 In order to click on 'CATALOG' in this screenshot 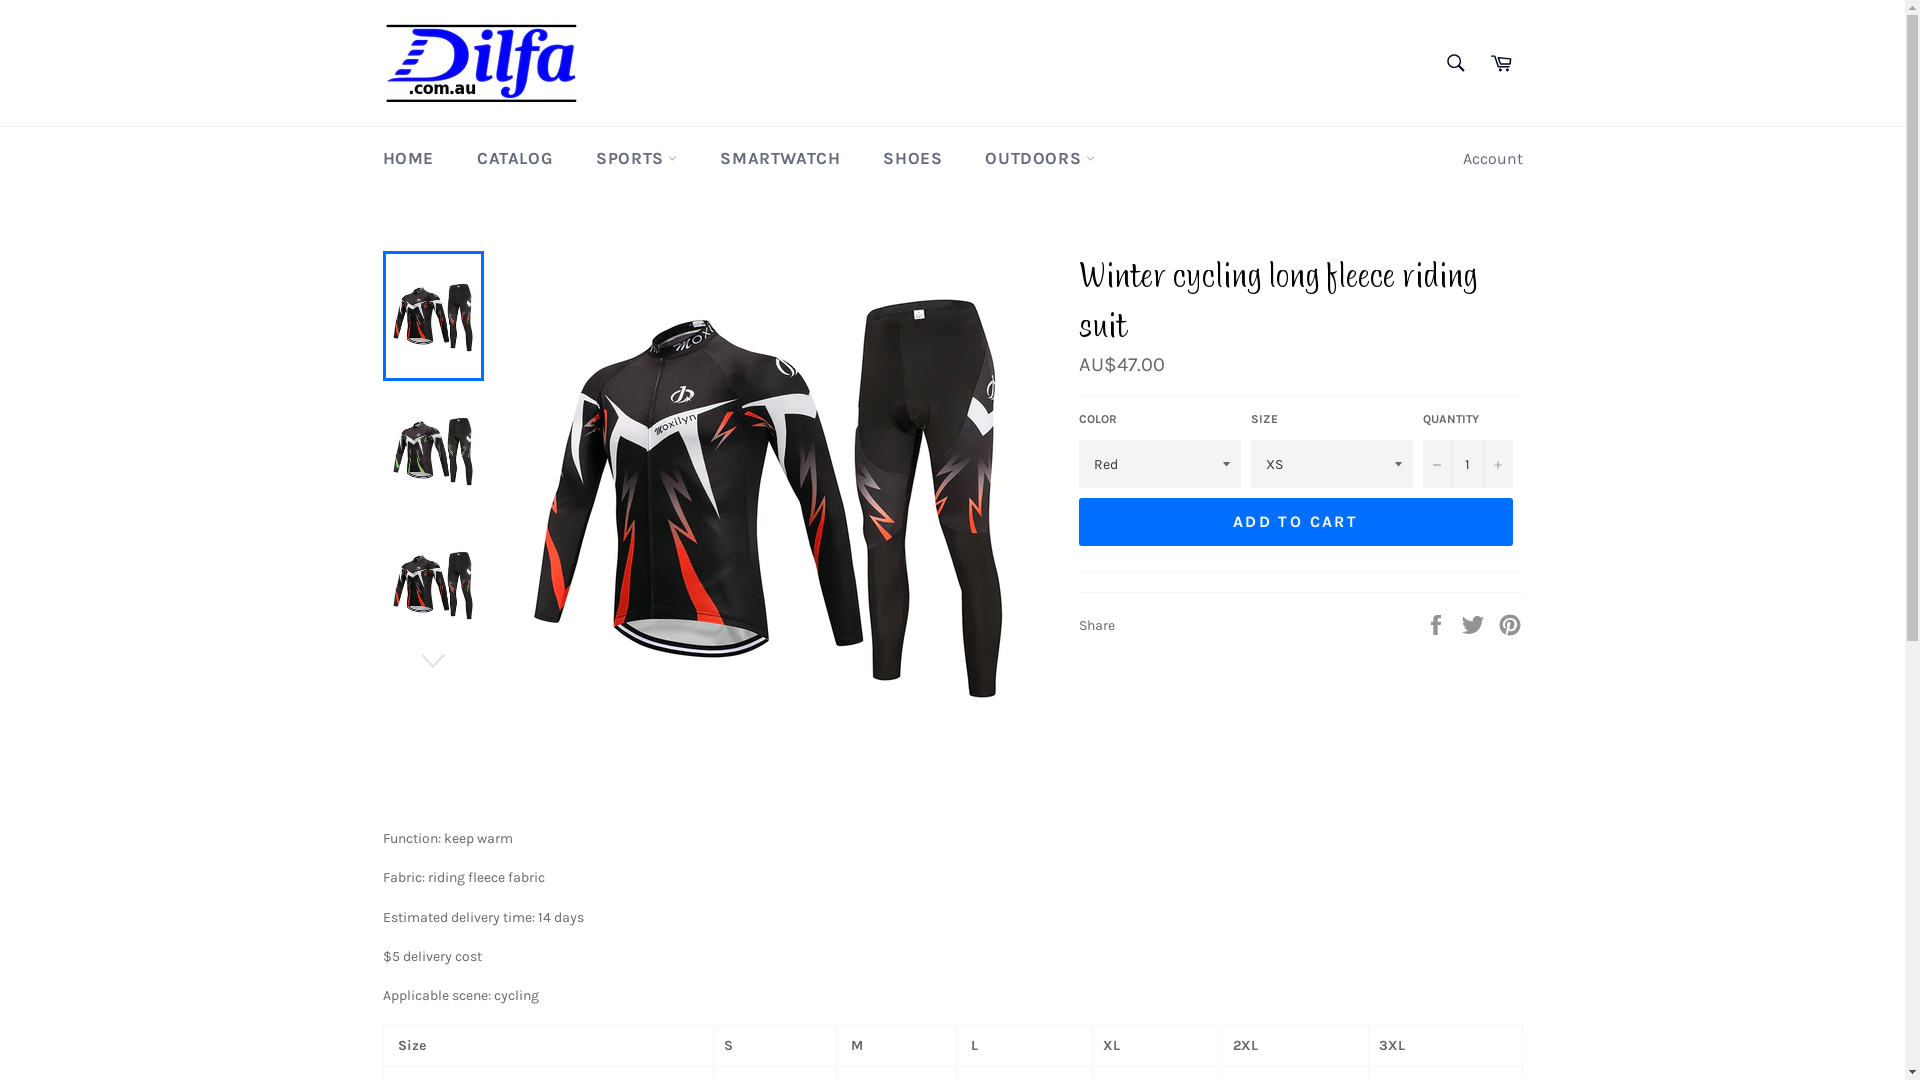, I will do `click(514, 157)`.